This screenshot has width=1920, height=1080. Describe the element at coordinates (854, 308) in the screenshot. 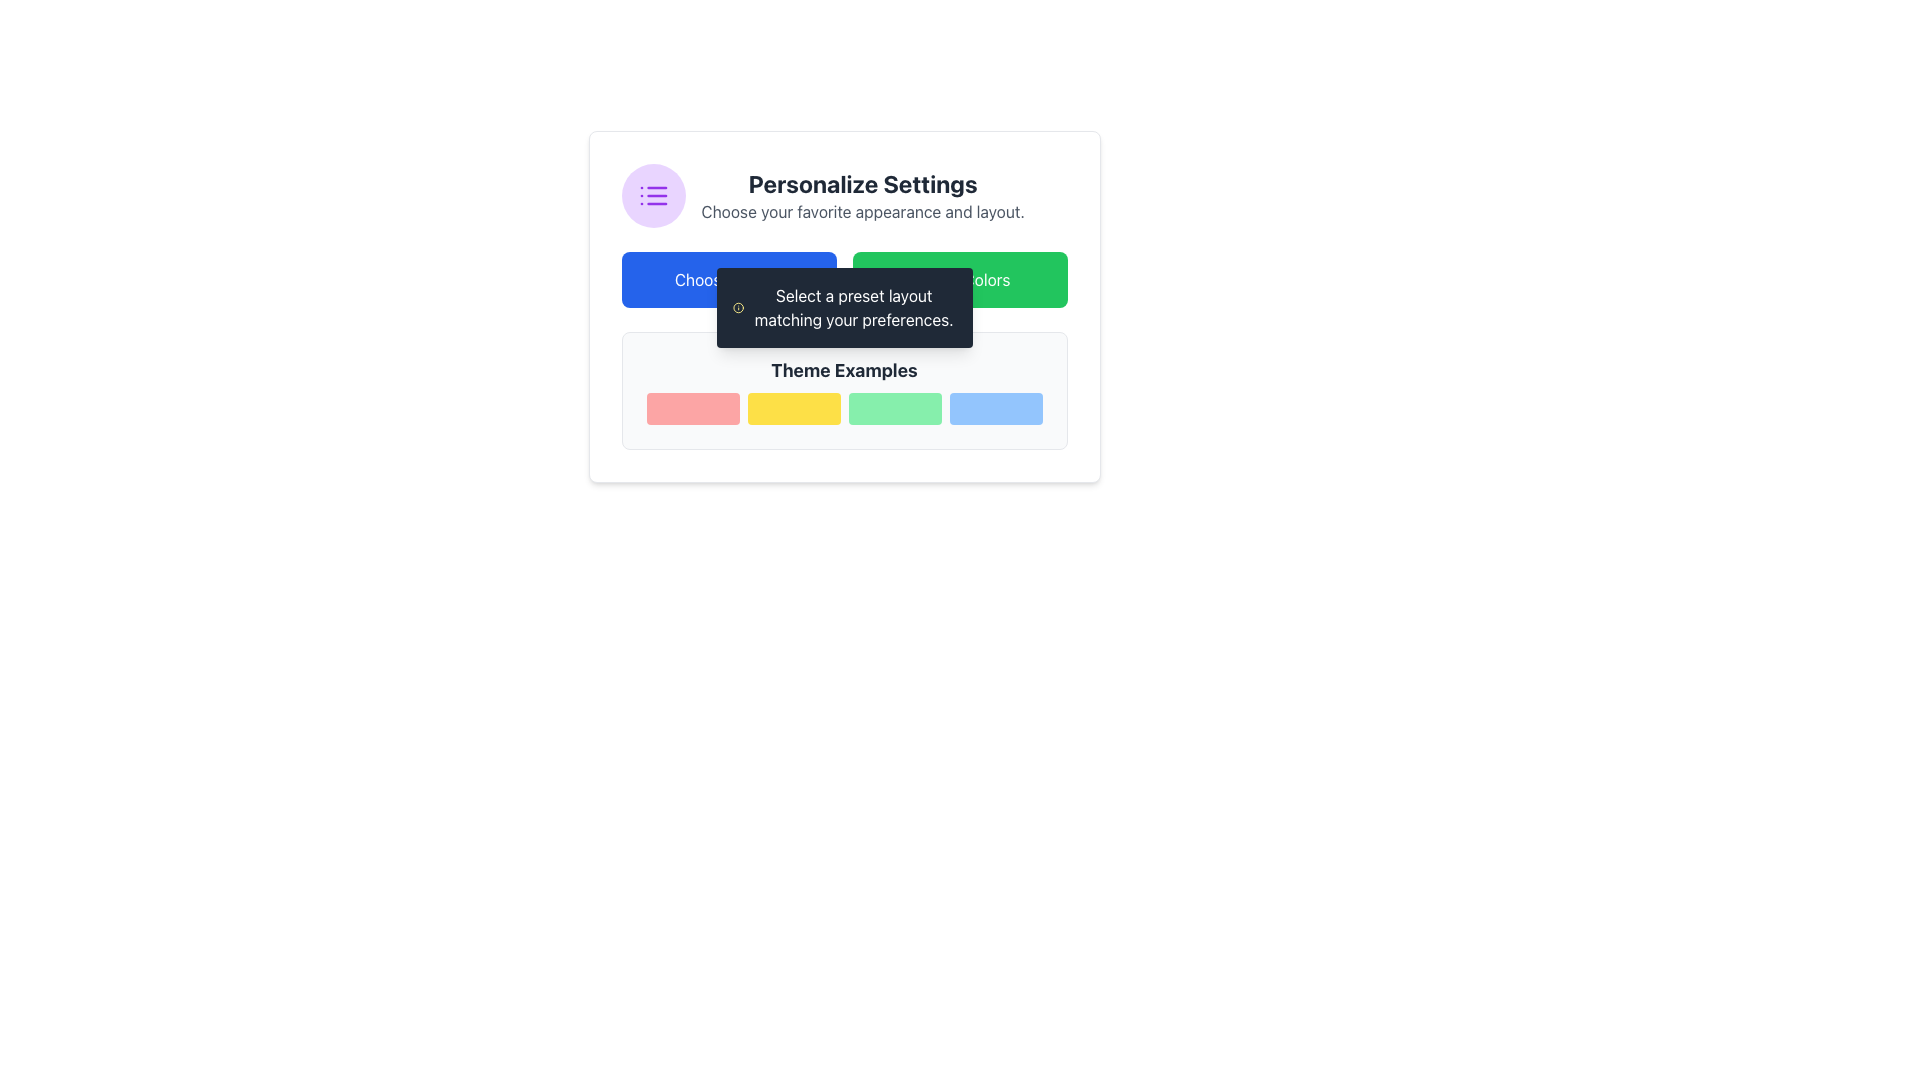

I see `the informative label located in the dialog modal titled 'Personalize Settings', positioned above the 'Choose Colors' and 'Theme Examples' buttons` at that location.